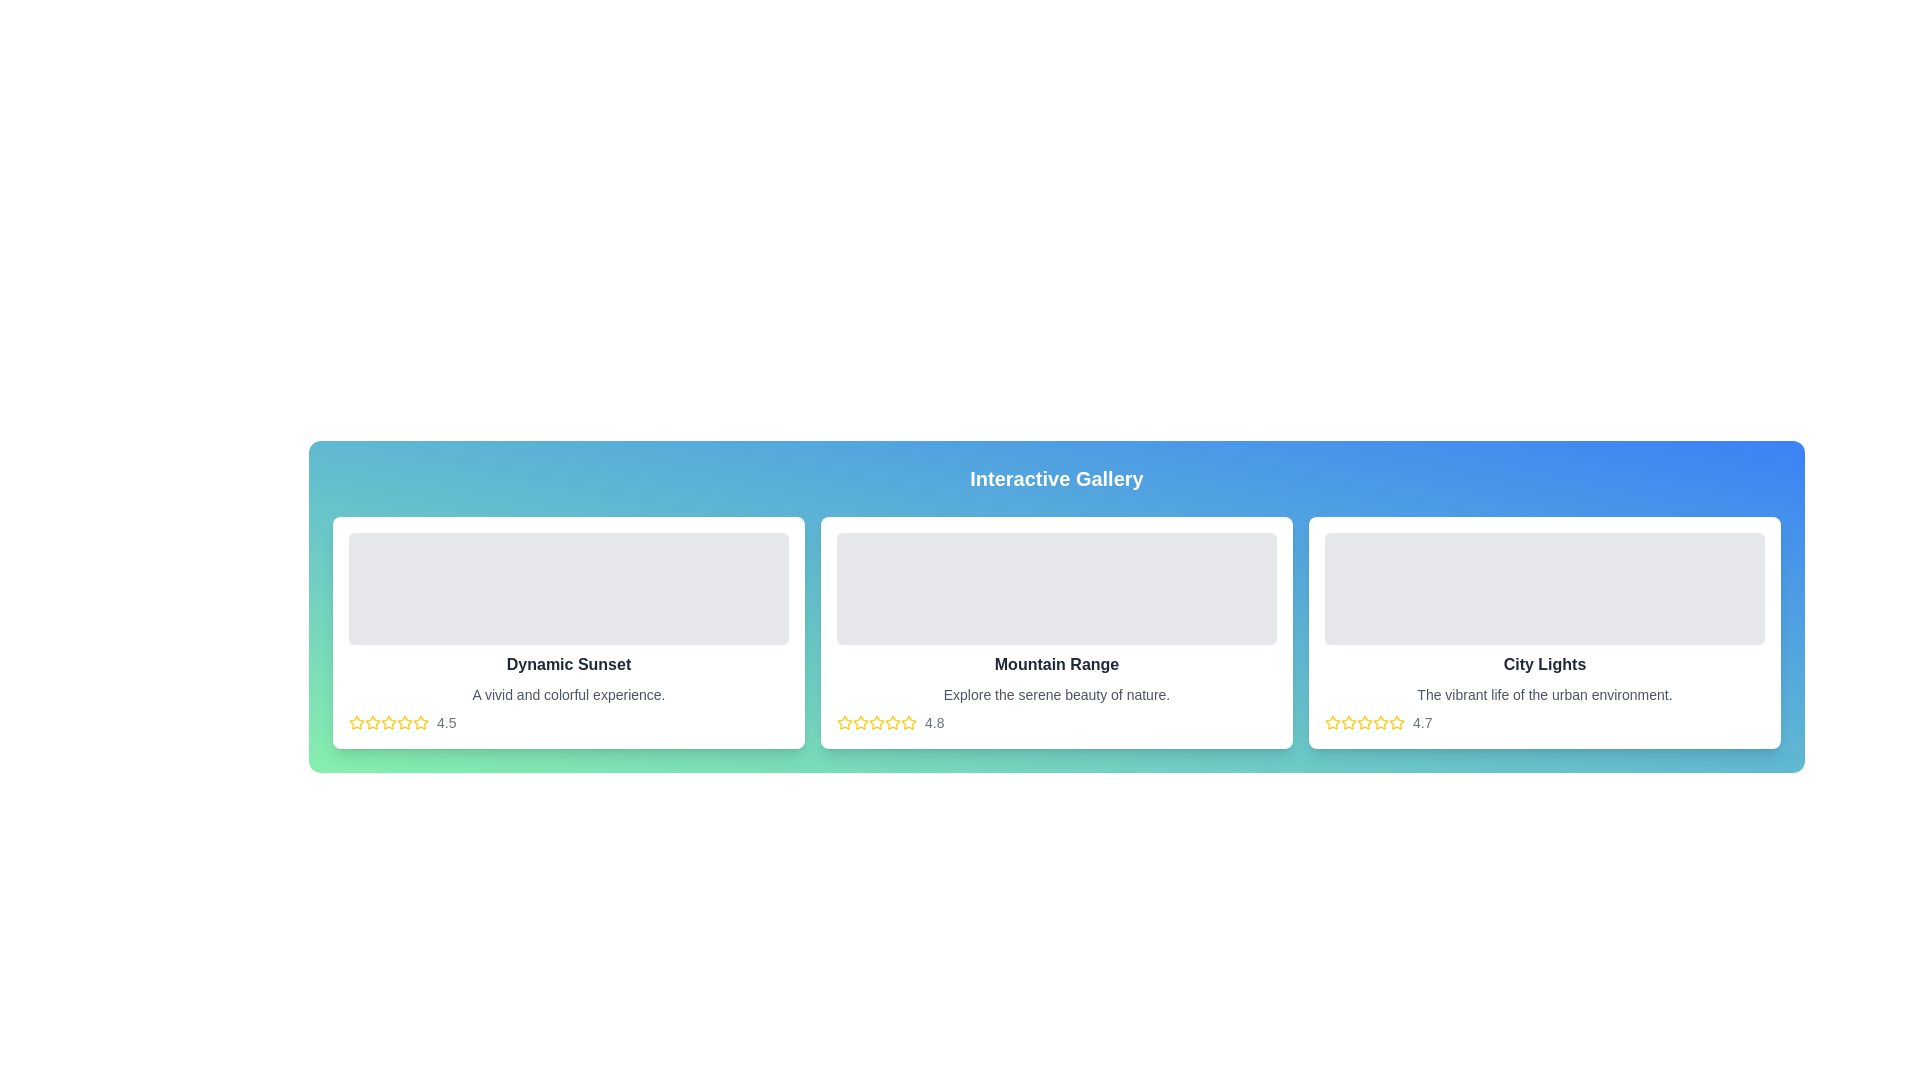 This screenshot has width=1920, height=1080. Describe the element at coordinates (844, 722) in the screenshot. I see `the star-shaped icon with a yellow outline located below the text 'Mountain Range' in the rightmost content card` at that location.